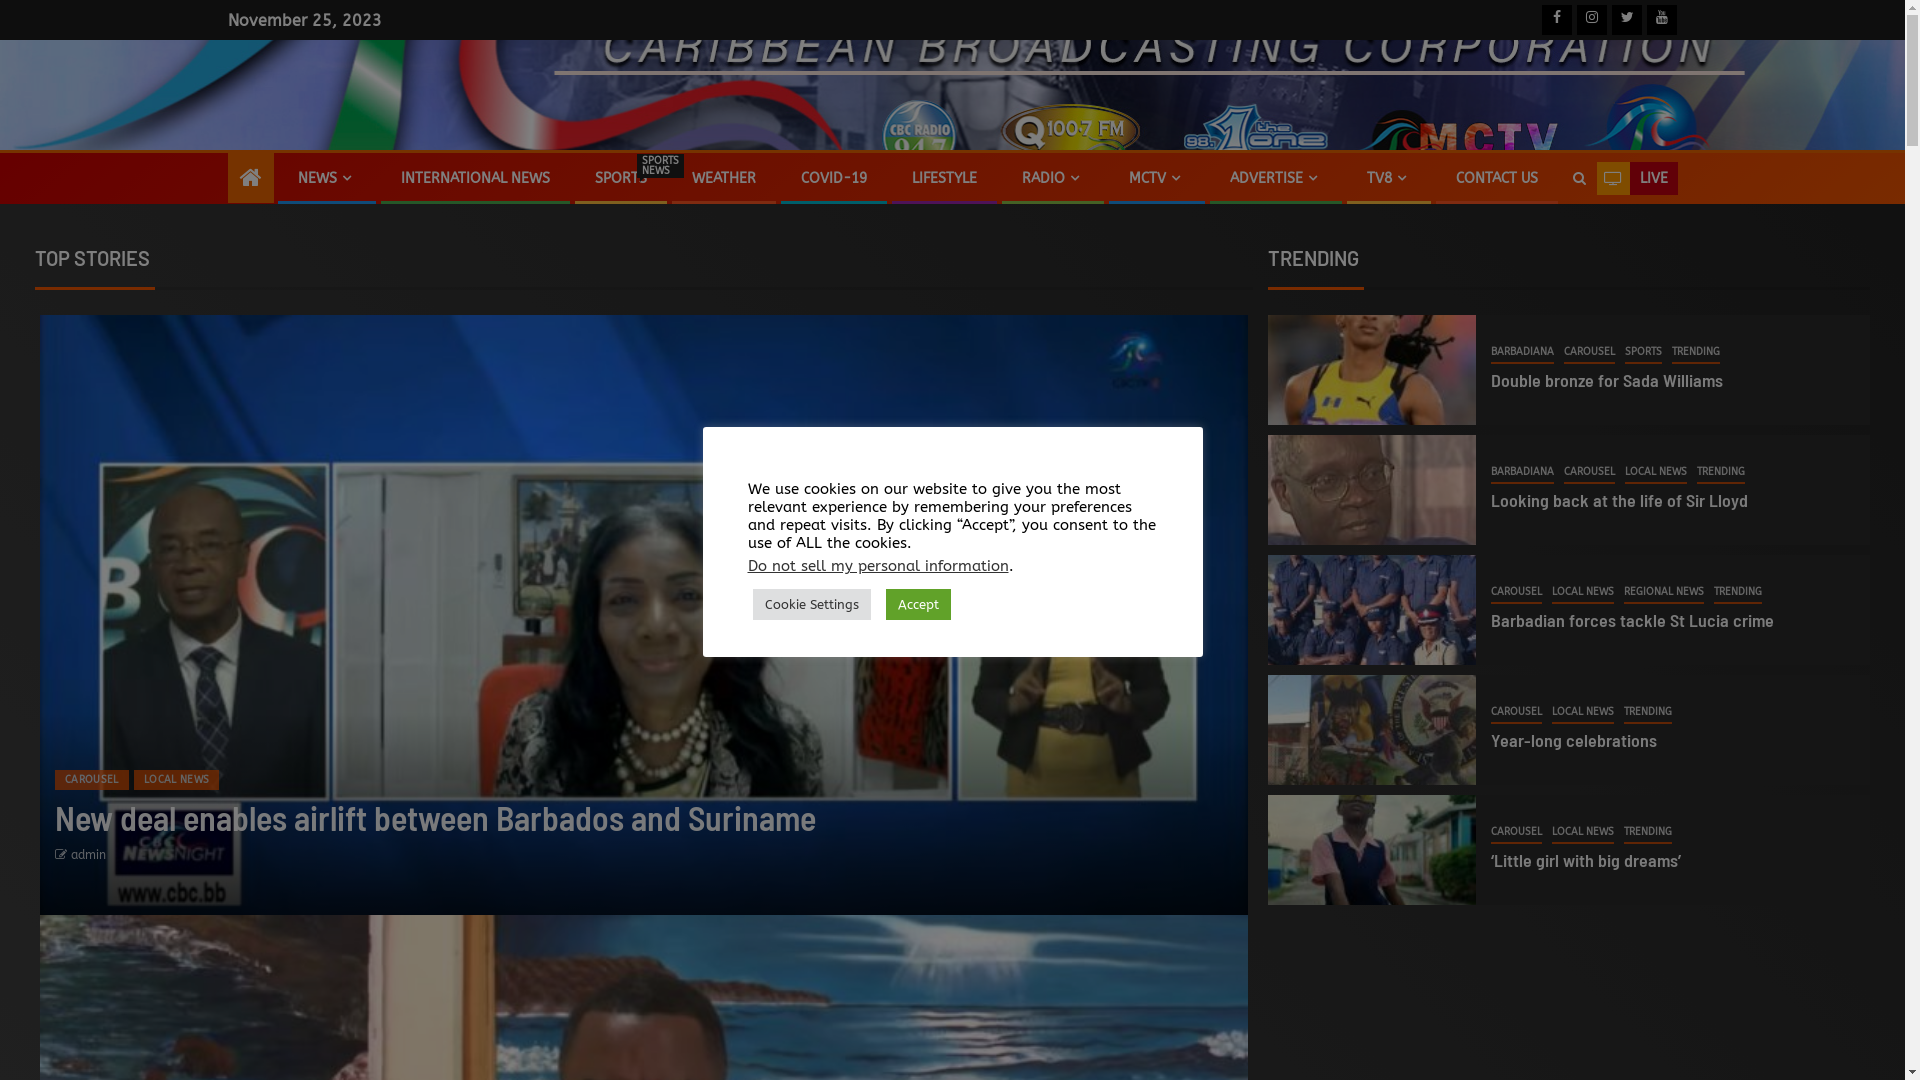 The height and width of the screenshot is (1080, 1920). I want to click on 'SPORTS', so click(1643, 352).